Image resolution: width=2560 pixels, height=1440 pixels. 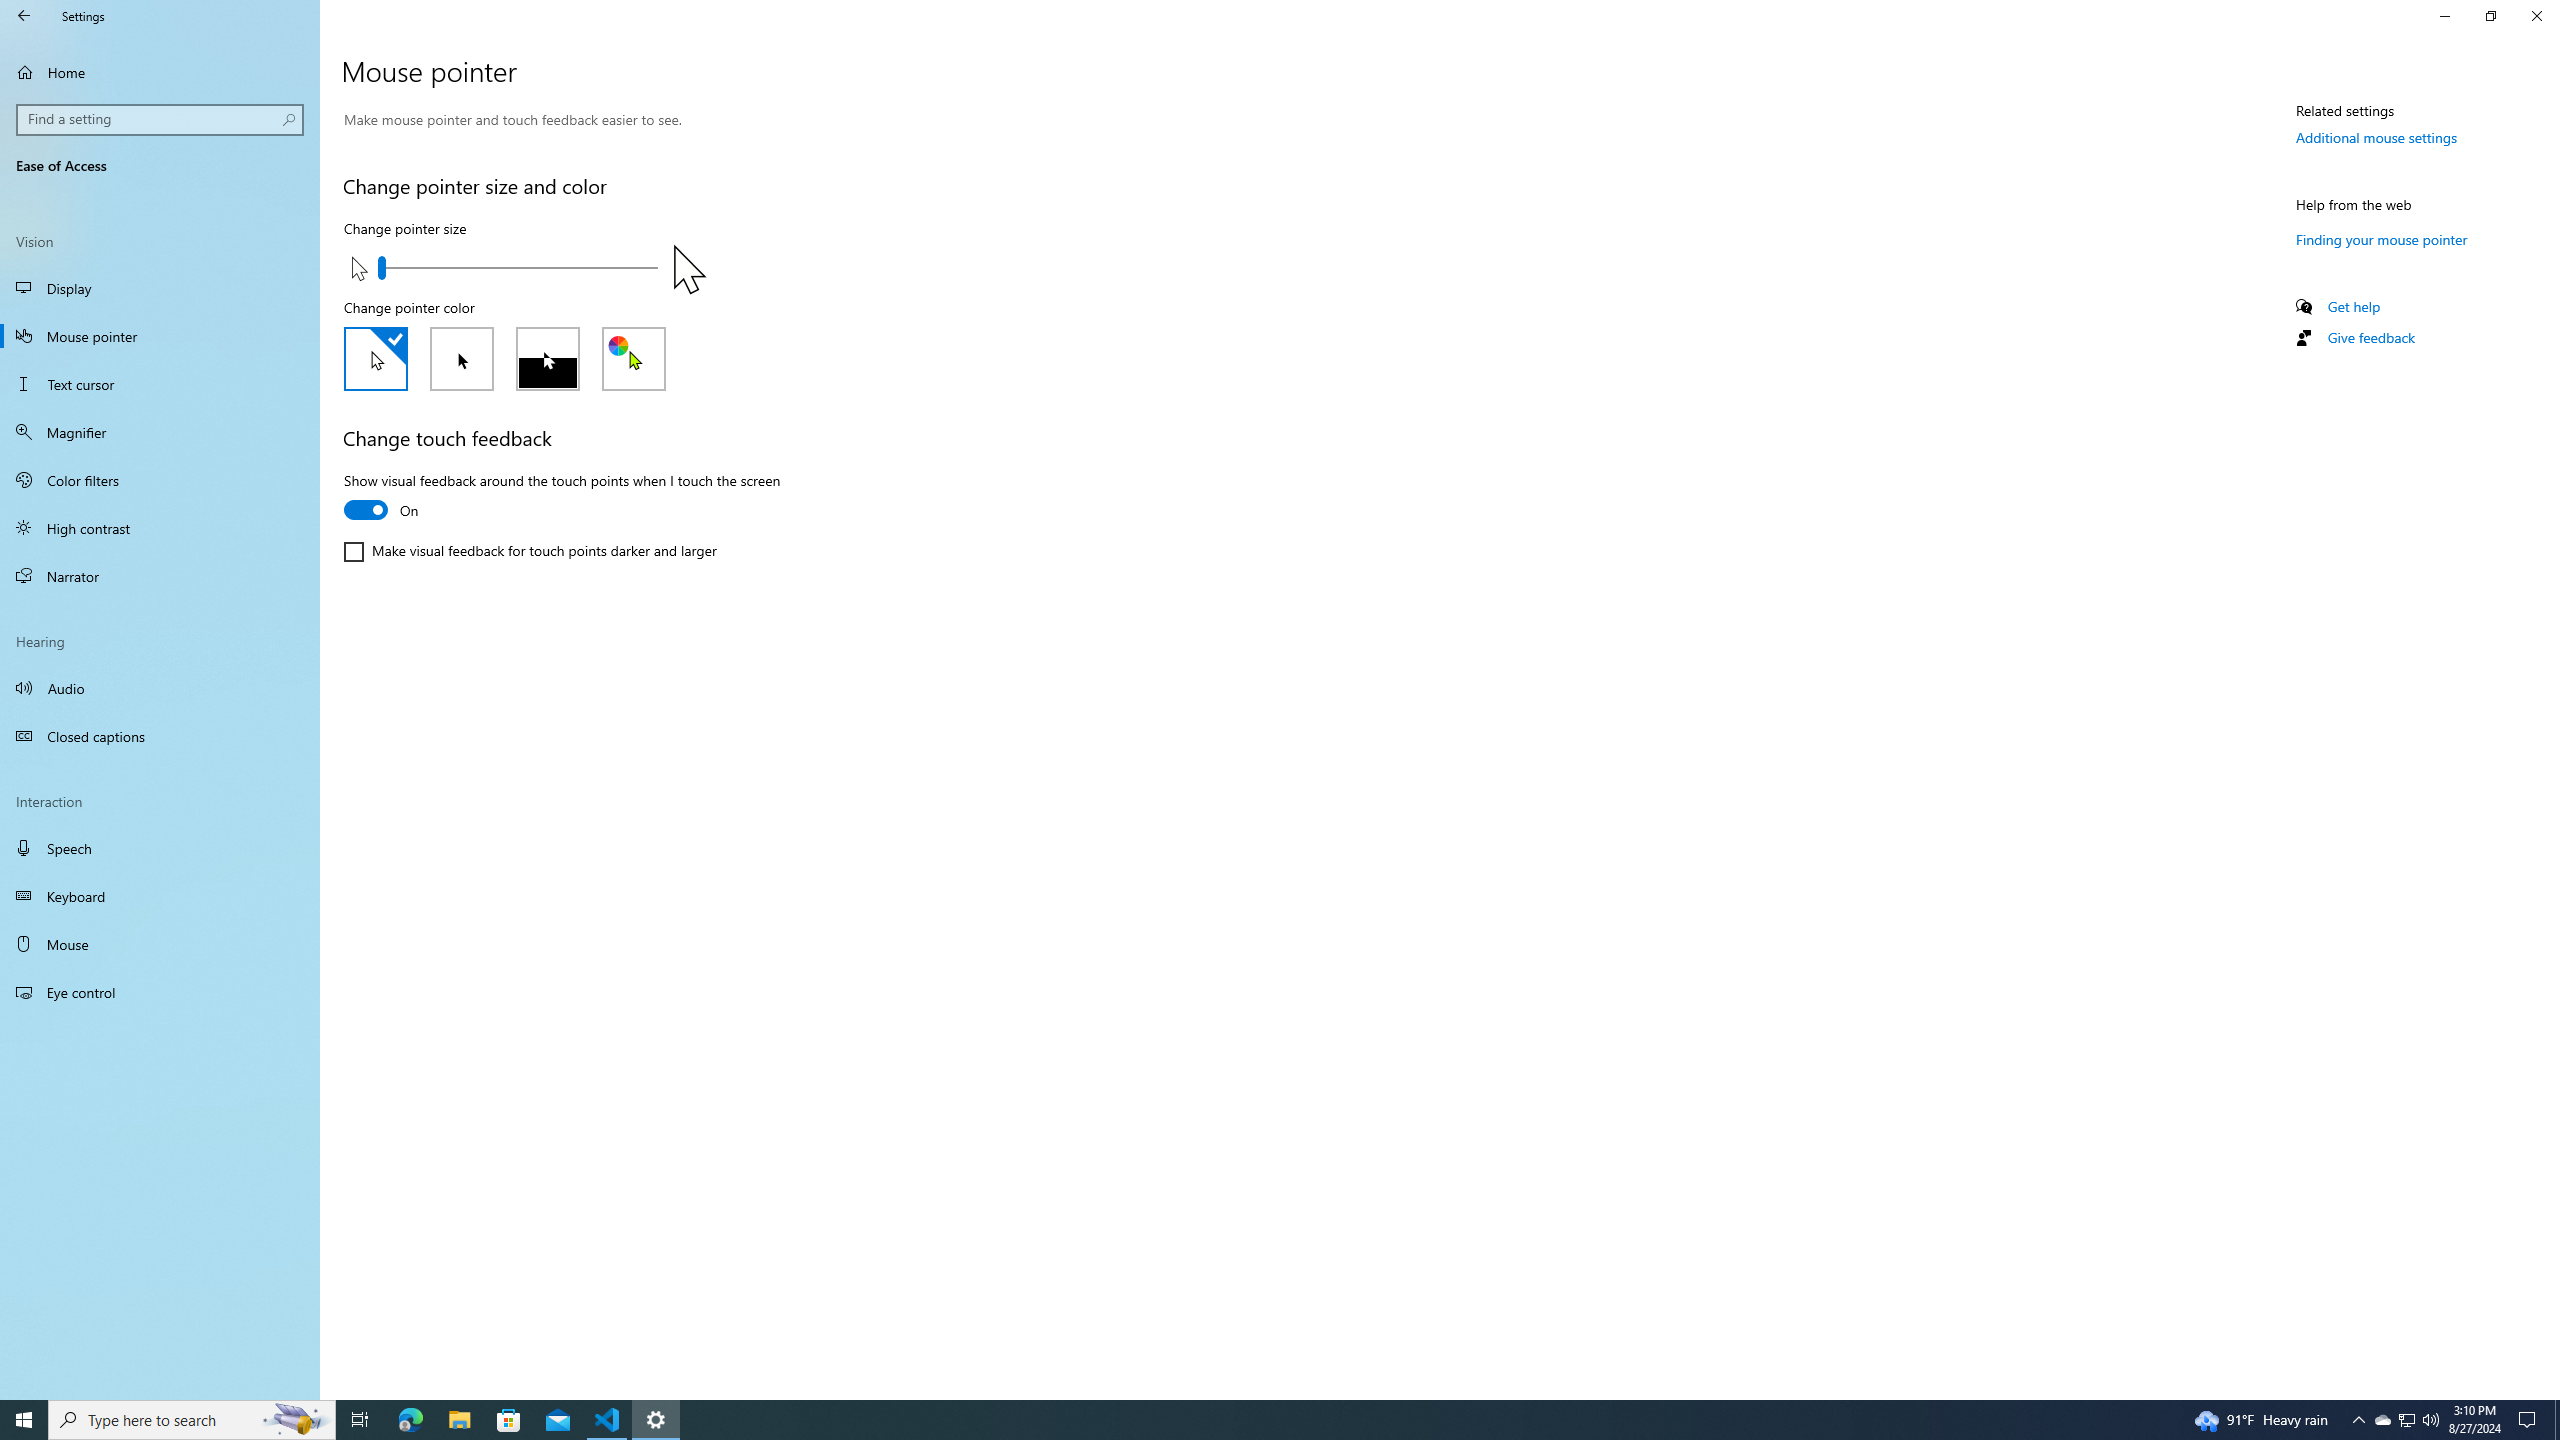 What do you see at coordinates (159, 942) in the screenshot?
I see `'Mouse'` at bounding box center [159, 942].